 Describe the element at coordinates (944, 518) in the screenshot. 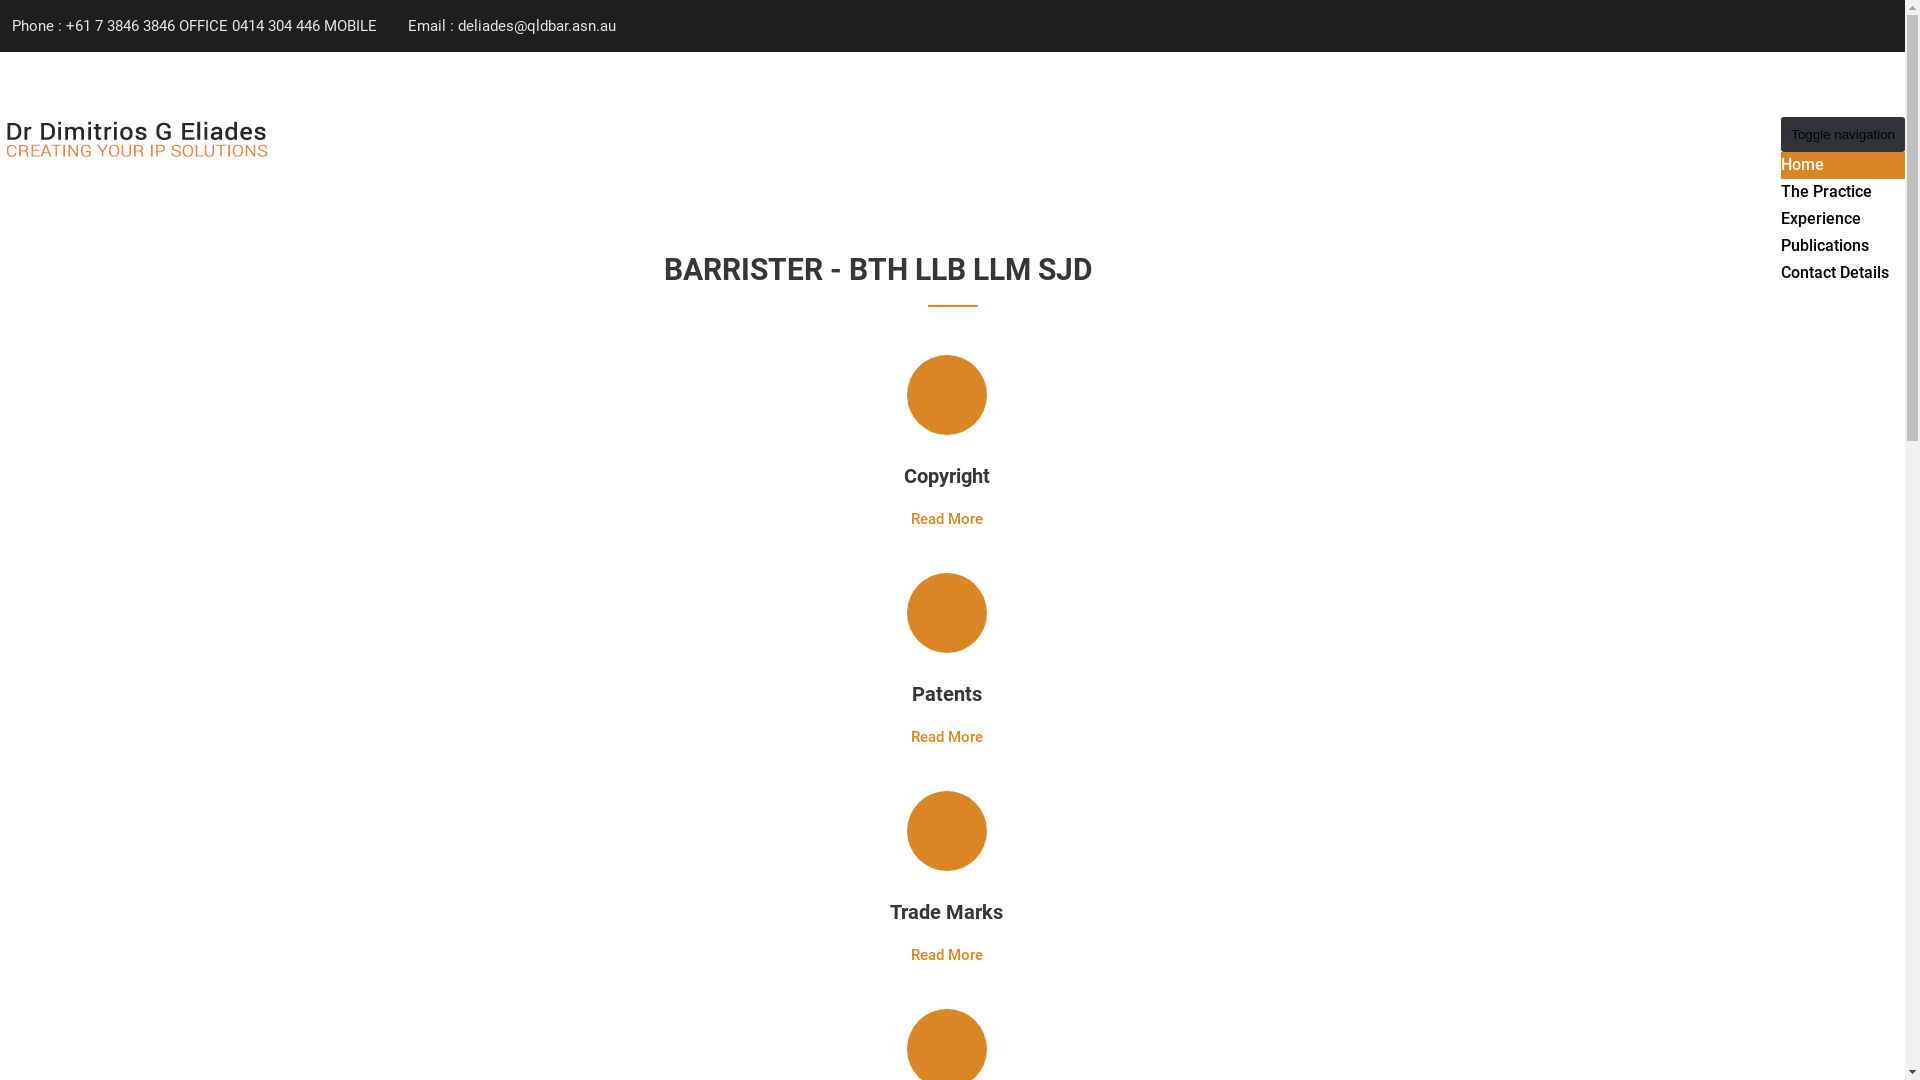

I see `'Read More'` at that location.